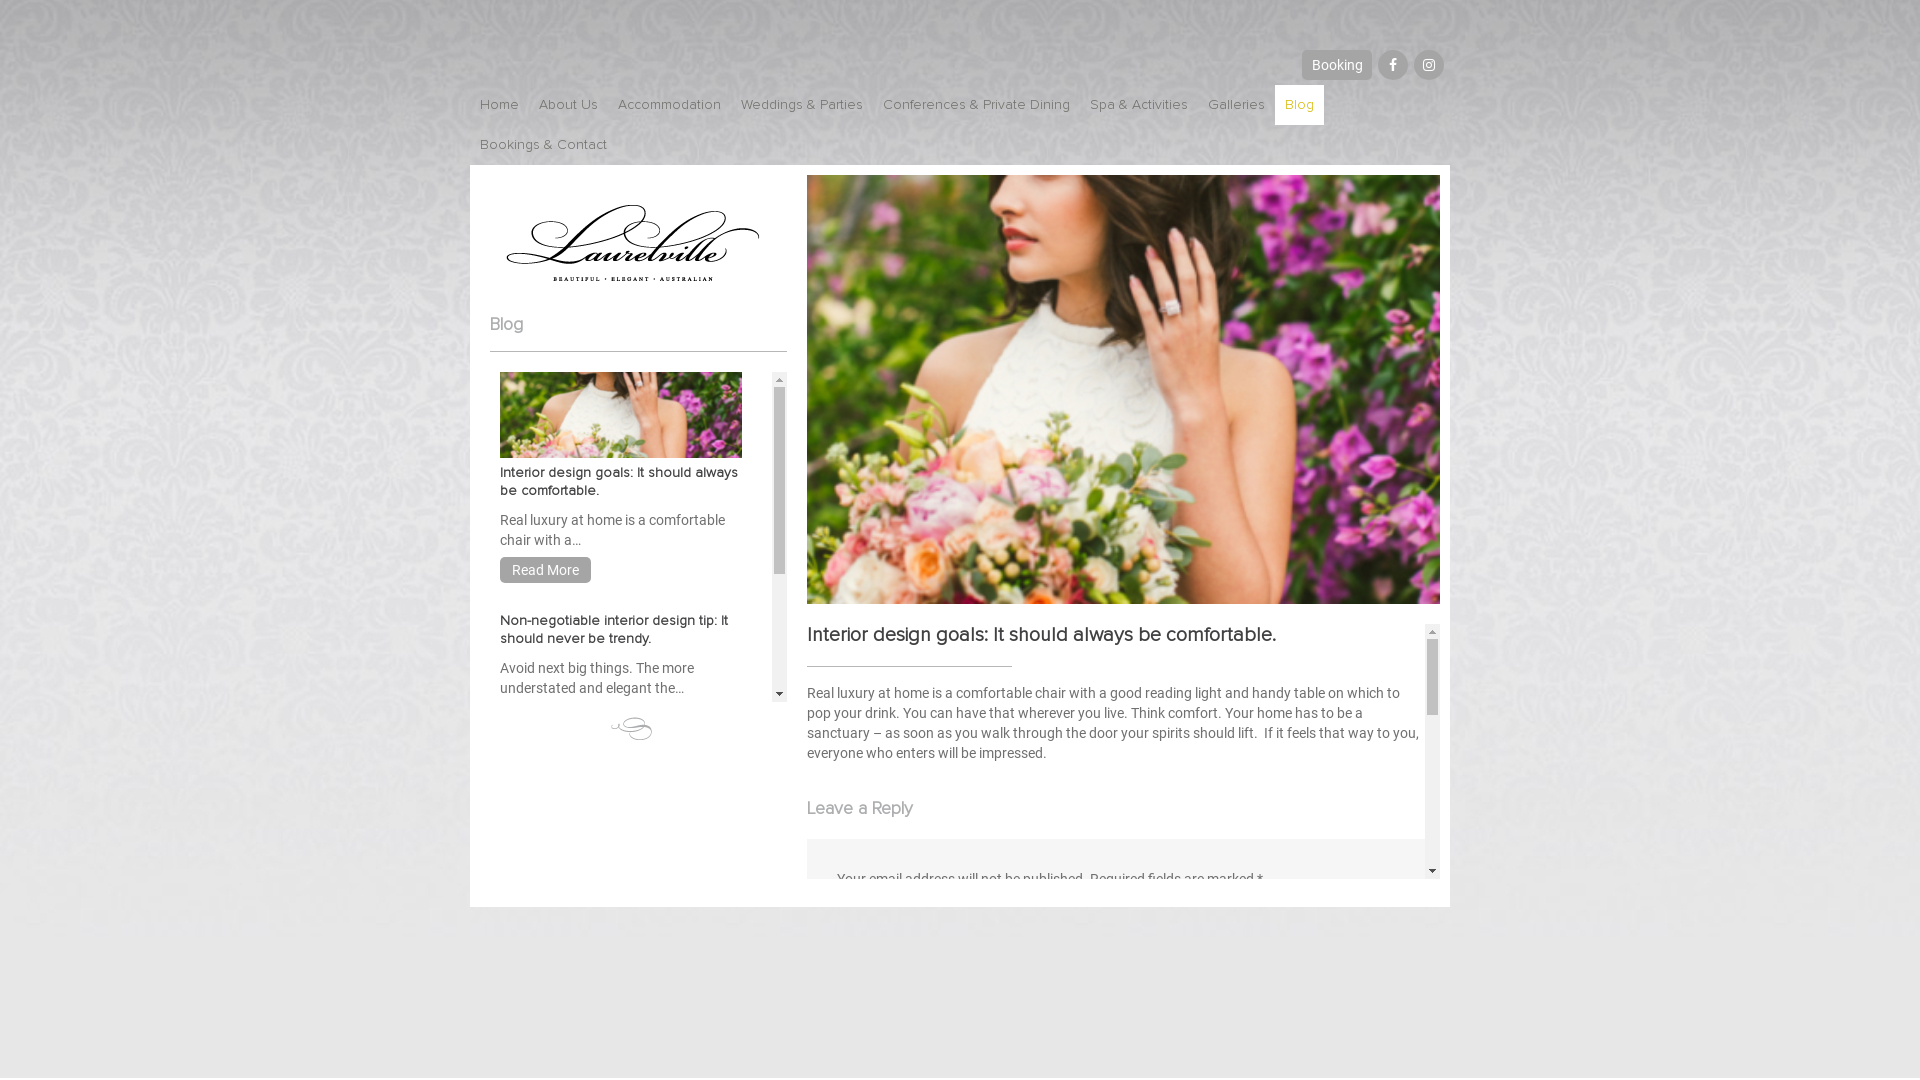 The width and height of the screenshot is (1920, 1080). What do you see at coordinates (545, 570) in the screenshot?
I see `'Read More'` at bounding box center [545, 570].